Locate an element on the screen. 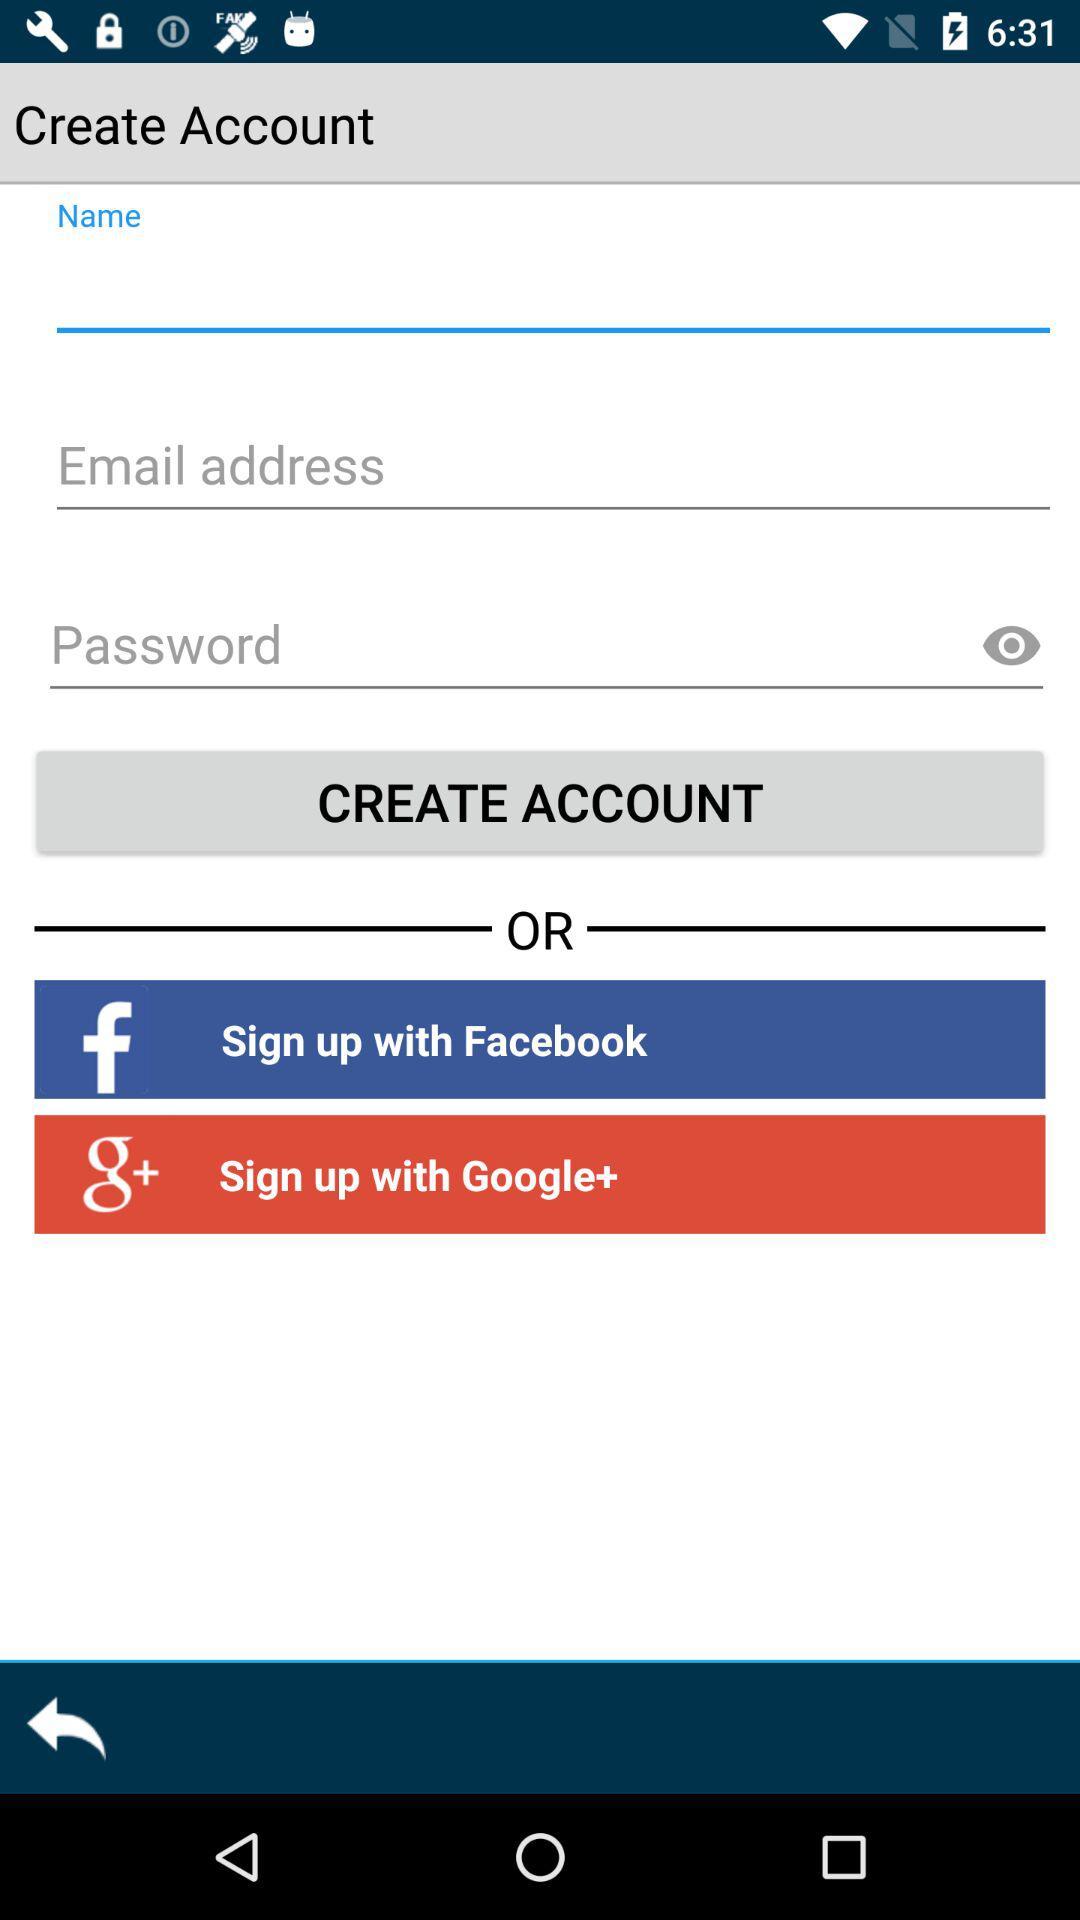 The width and height of the screenshot is (1080, 1920). the icon above create account item is located at coordinates (1011, 646).